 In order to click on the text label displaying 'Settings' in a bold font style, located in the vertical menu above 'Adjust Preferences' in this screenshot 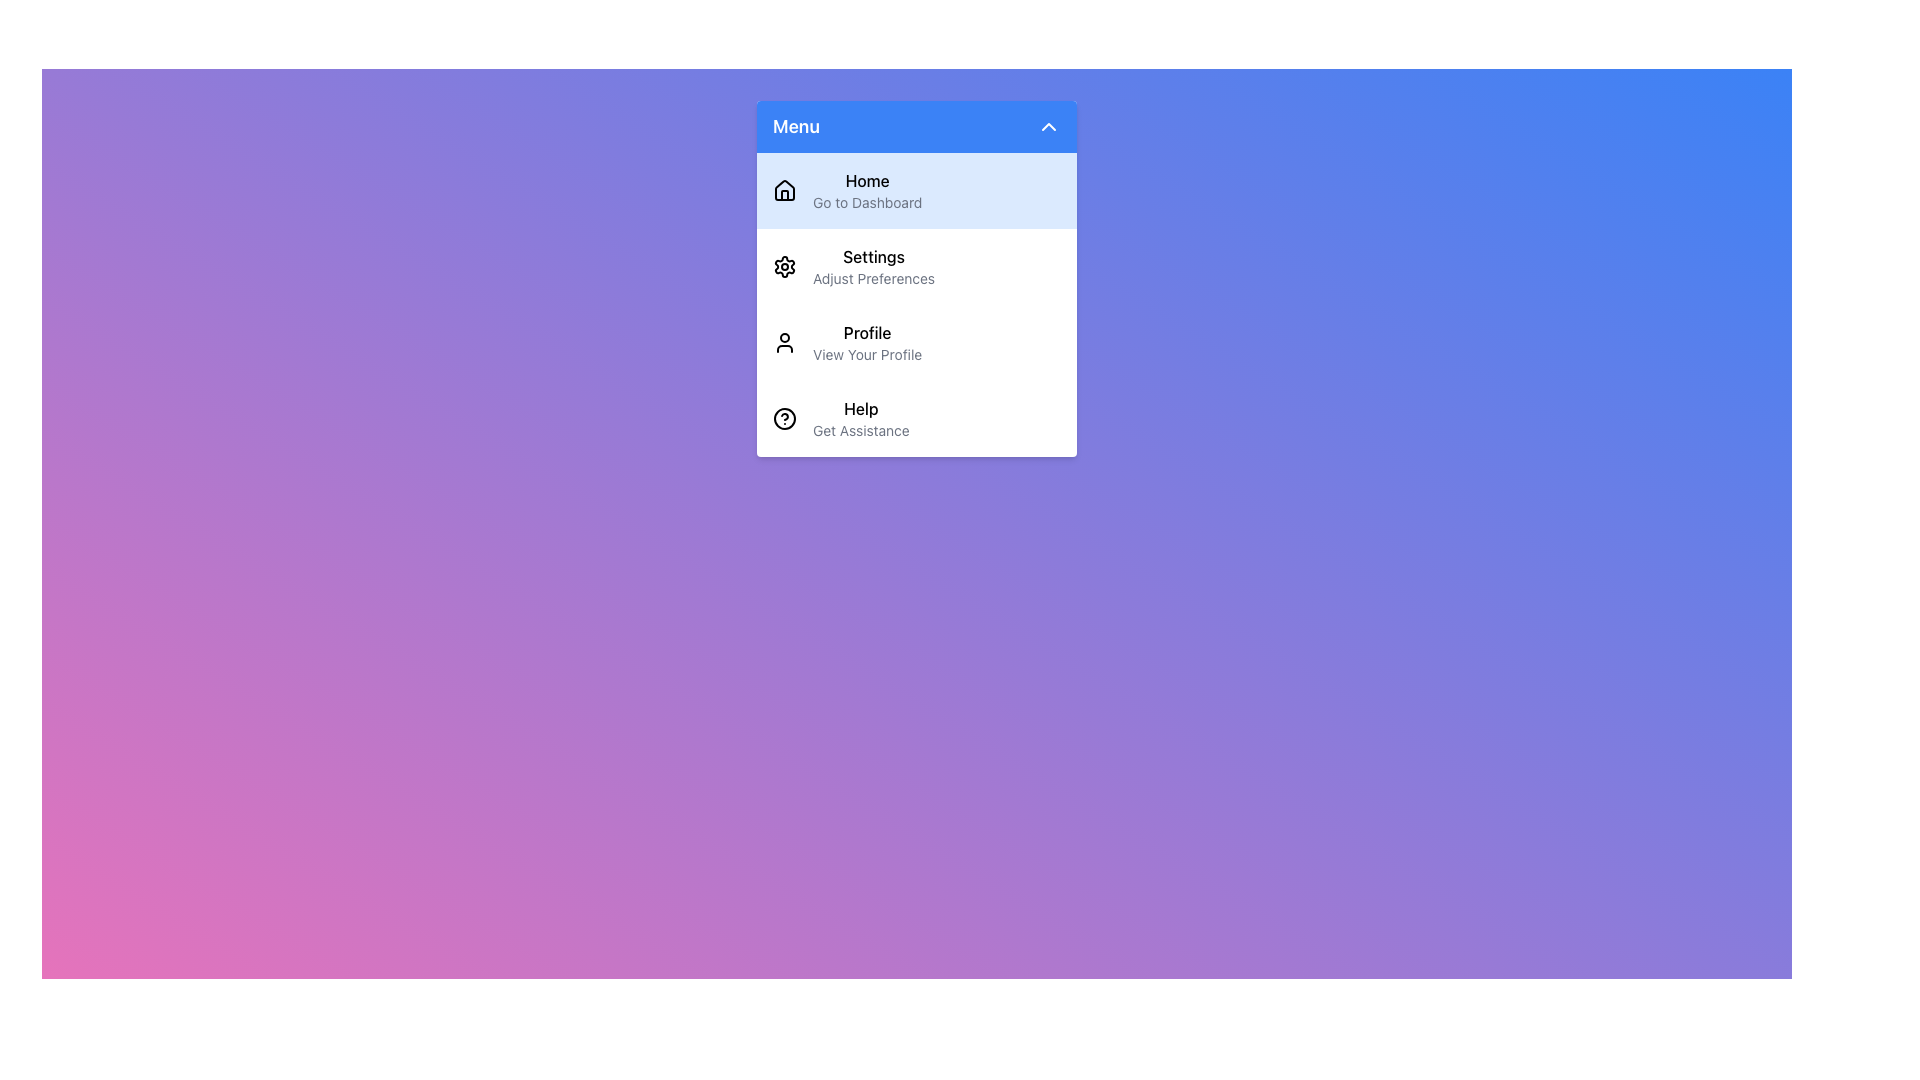, I will do `click(873, 256)`.